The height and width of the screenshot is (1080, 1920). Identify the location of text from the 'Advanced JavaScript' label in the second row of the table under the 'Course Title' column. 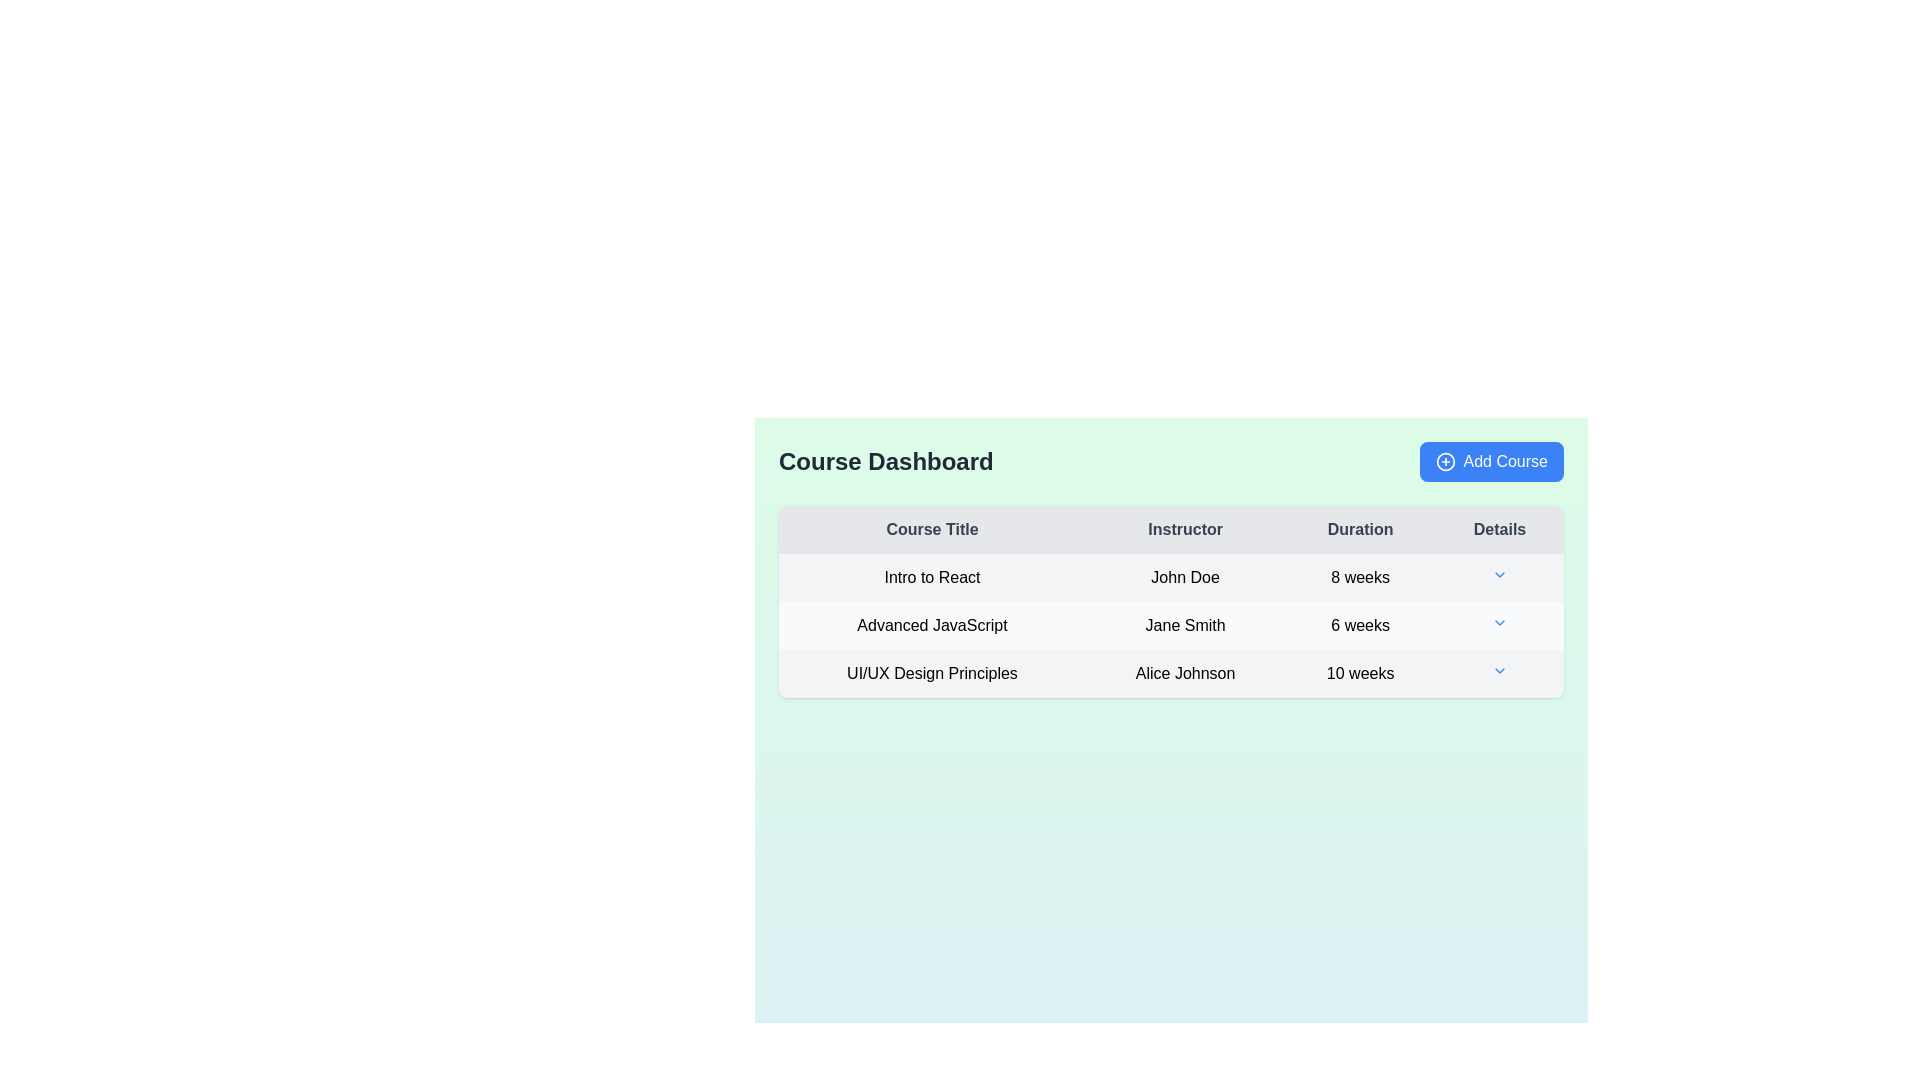
(931, 624).